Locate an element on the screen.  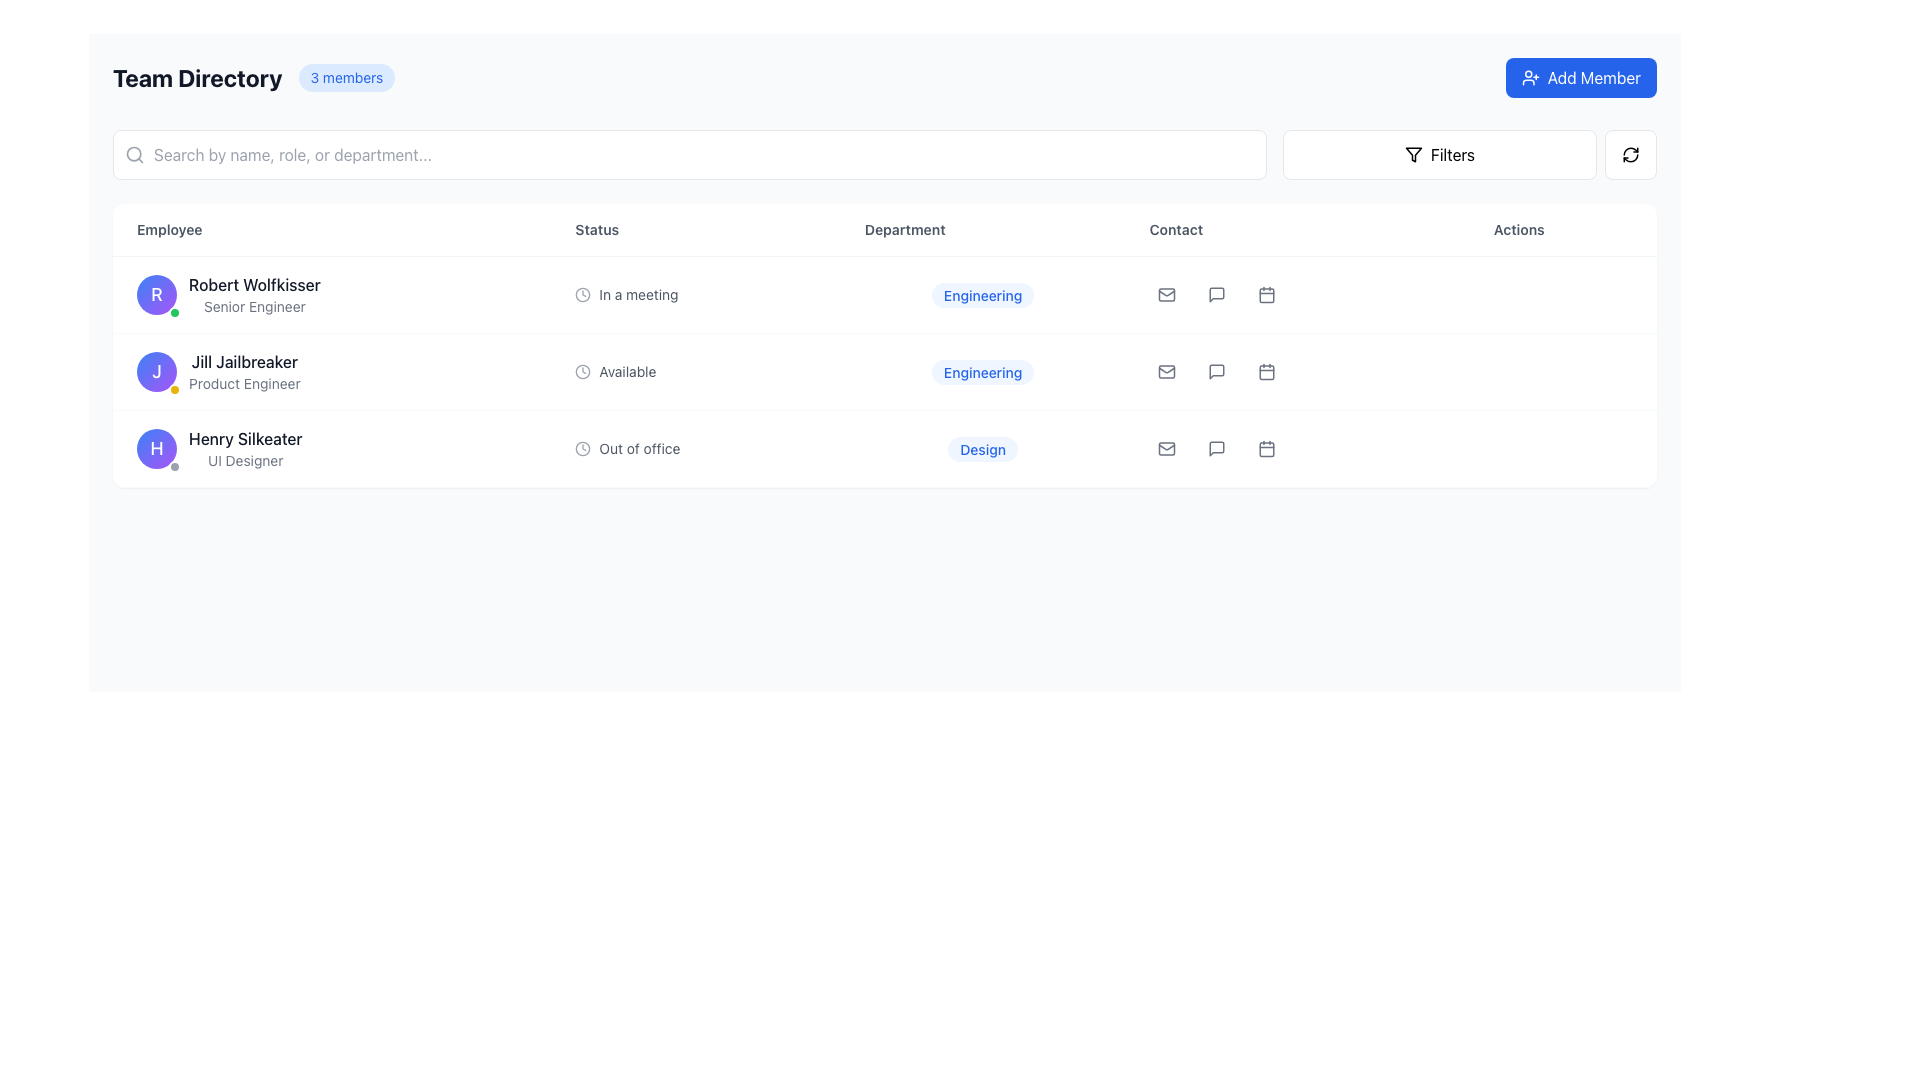
the department label for 'Robert Wolfkisser' in the first row of the table, which indicates the department associated with this entry is located at coordinates (983, 295).